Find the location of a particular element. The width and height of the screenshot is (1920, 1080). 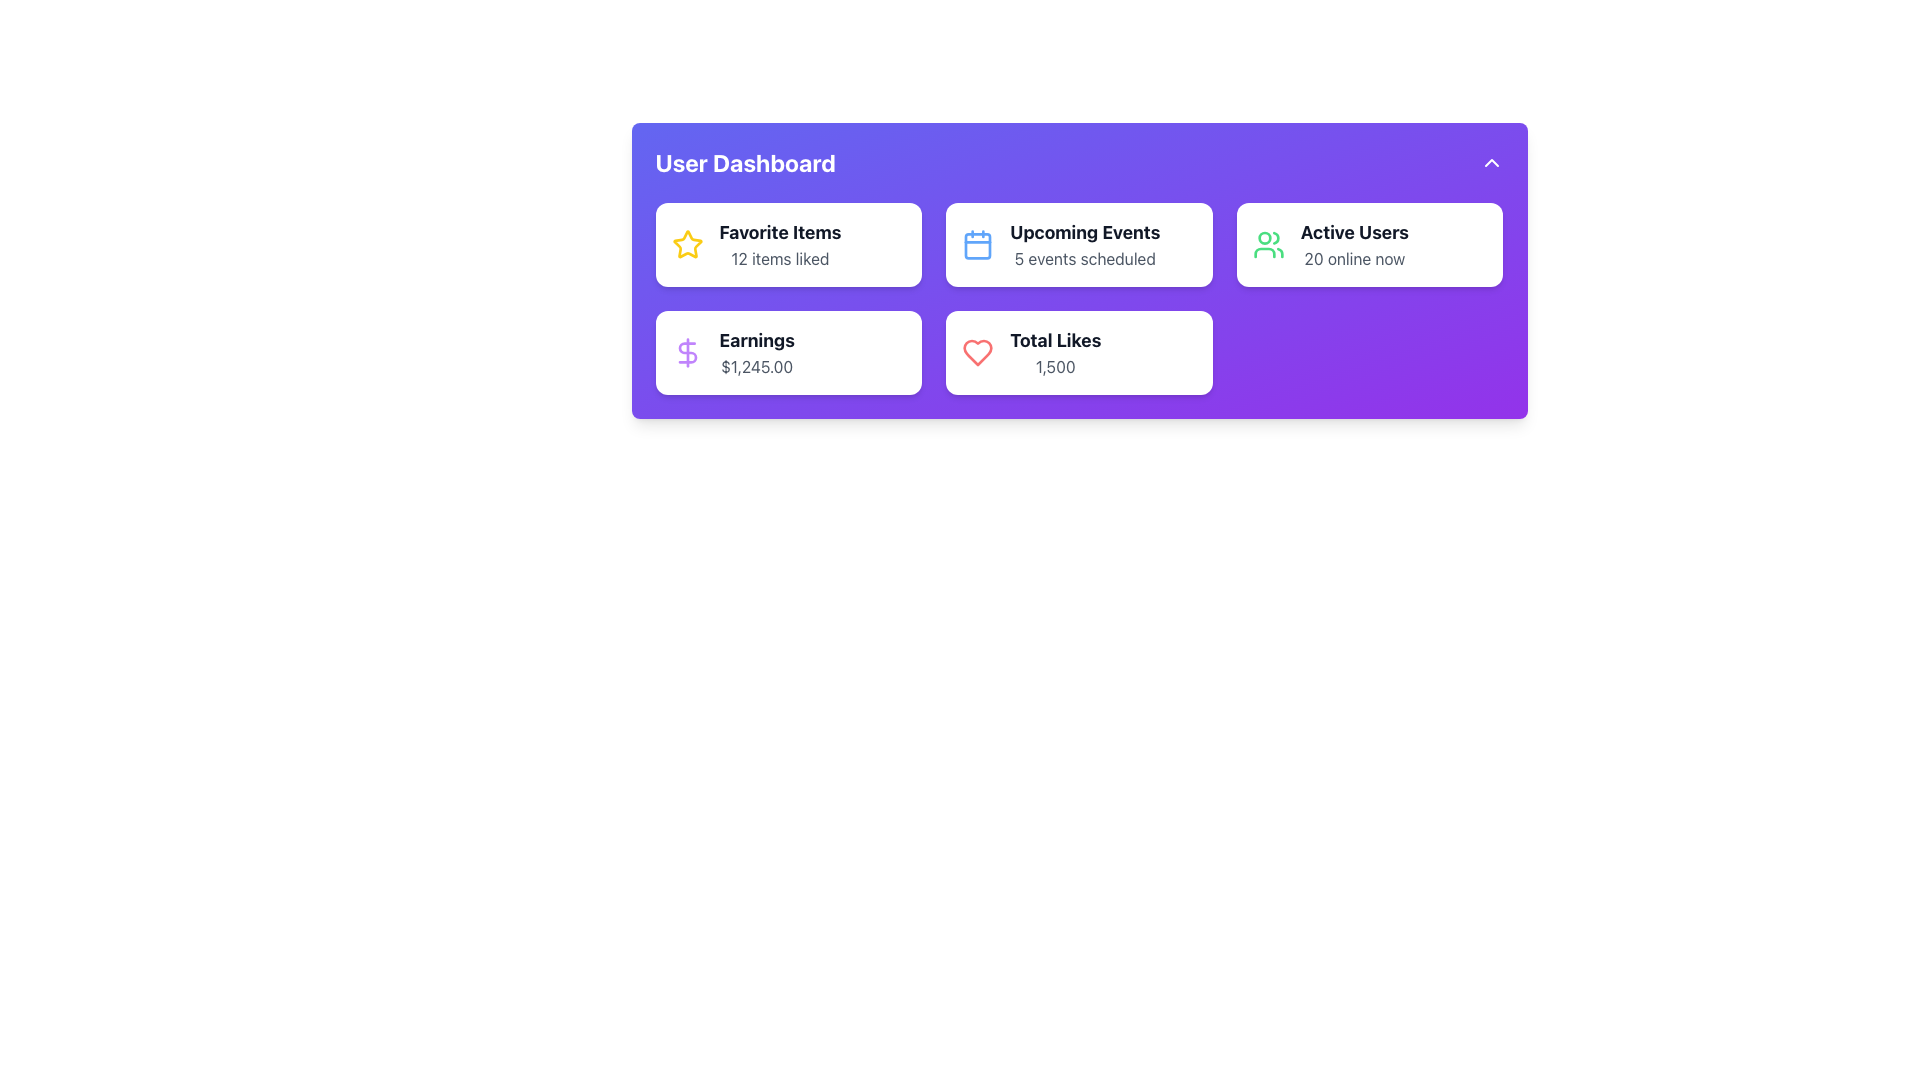

the Informational card titled 'Favorite Items' with a subtitle stating '12 items liked', located in the top-left corner of the grid layout is located at coordinates (787, 244).